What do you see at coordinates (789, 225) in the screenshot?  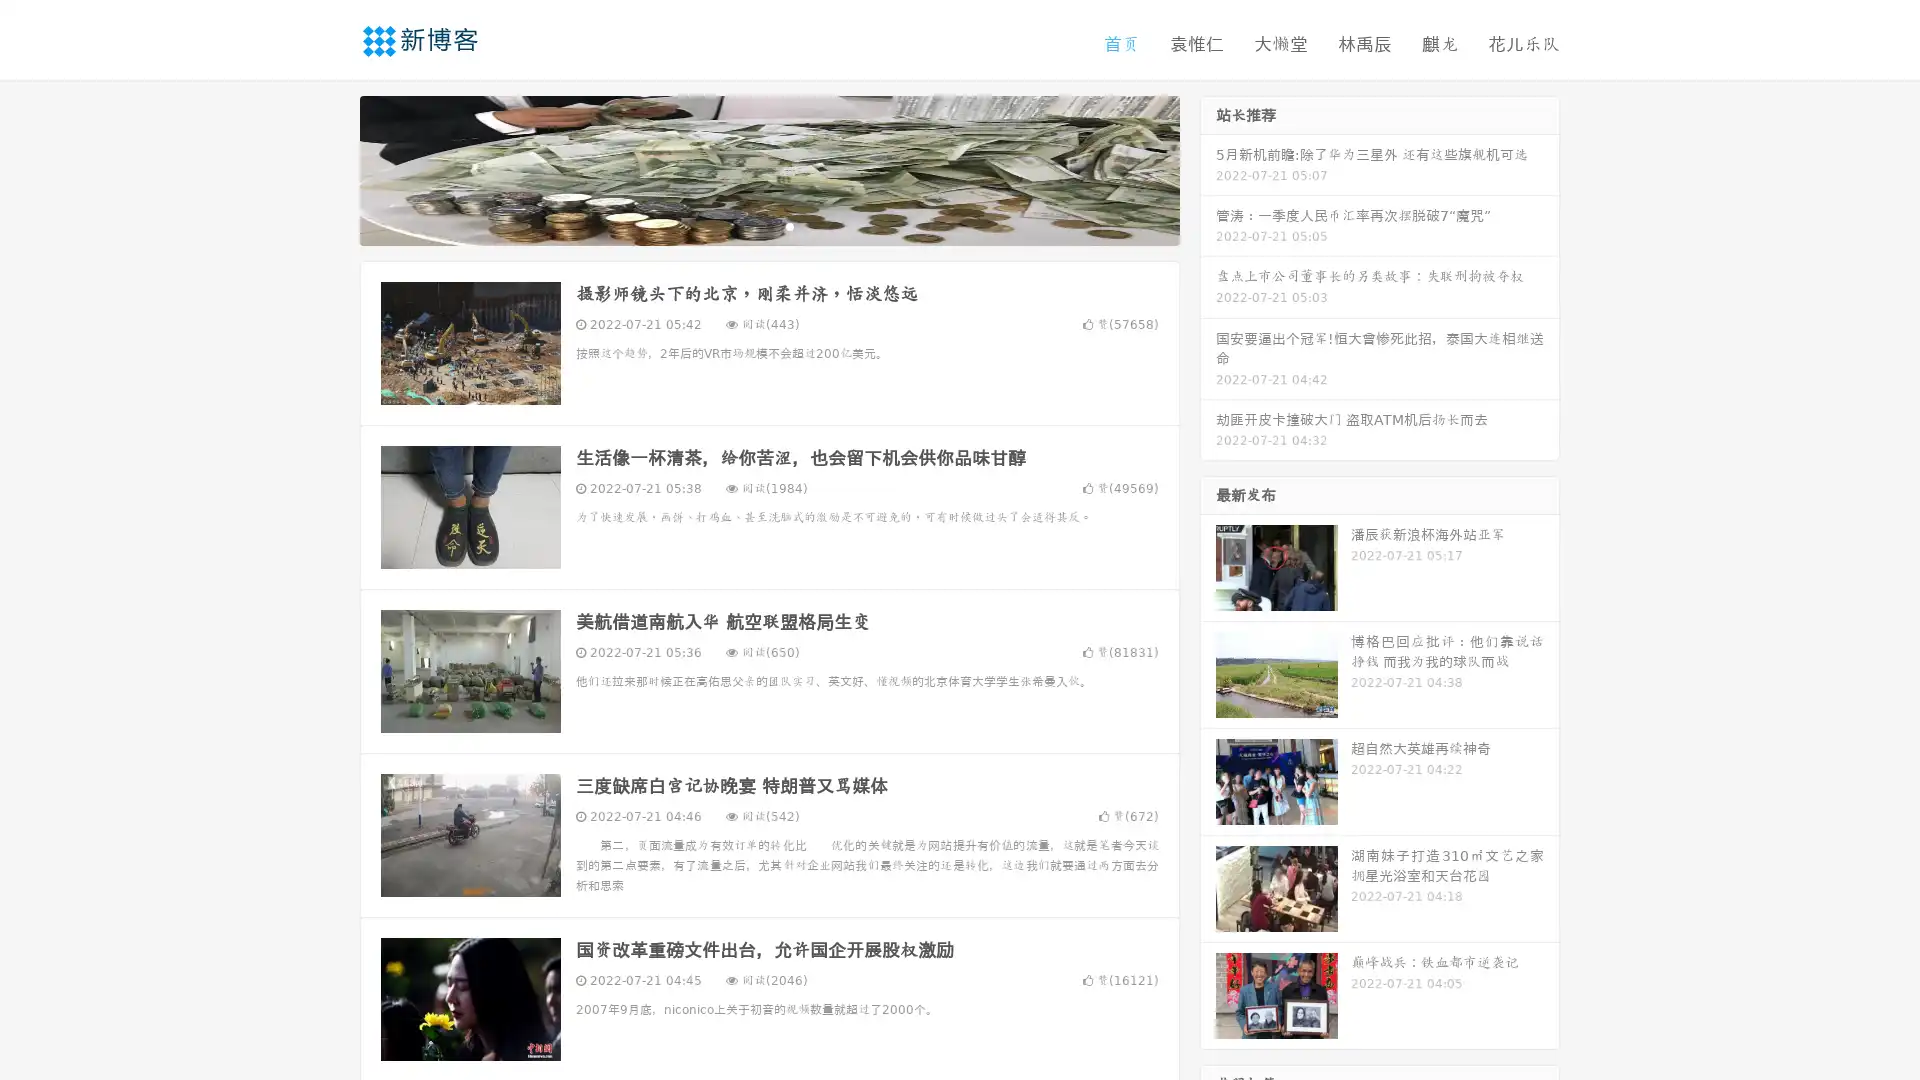 I see `Go to slide 3` at bounding box center [789, 225].